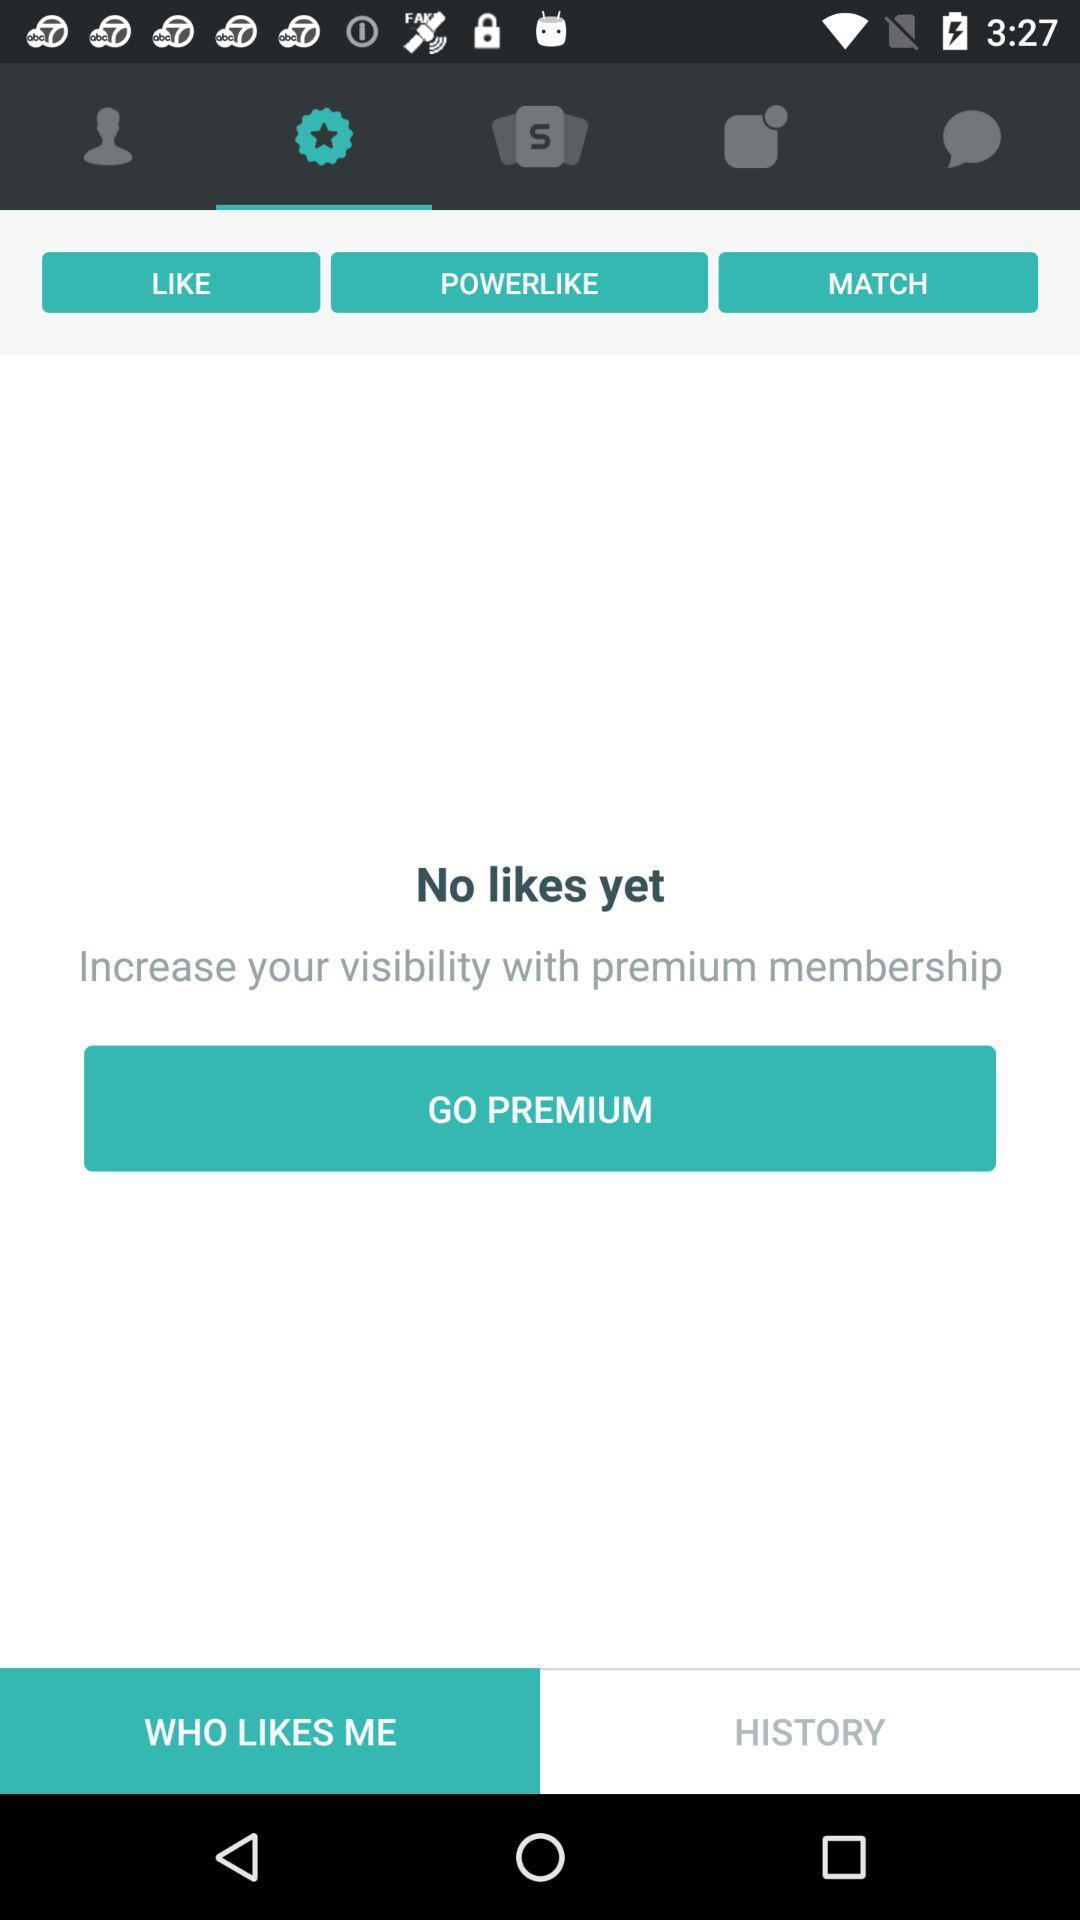  Describe the element at coordinates (540, 1107) in the screenshot. I see `go premium item` at that location.